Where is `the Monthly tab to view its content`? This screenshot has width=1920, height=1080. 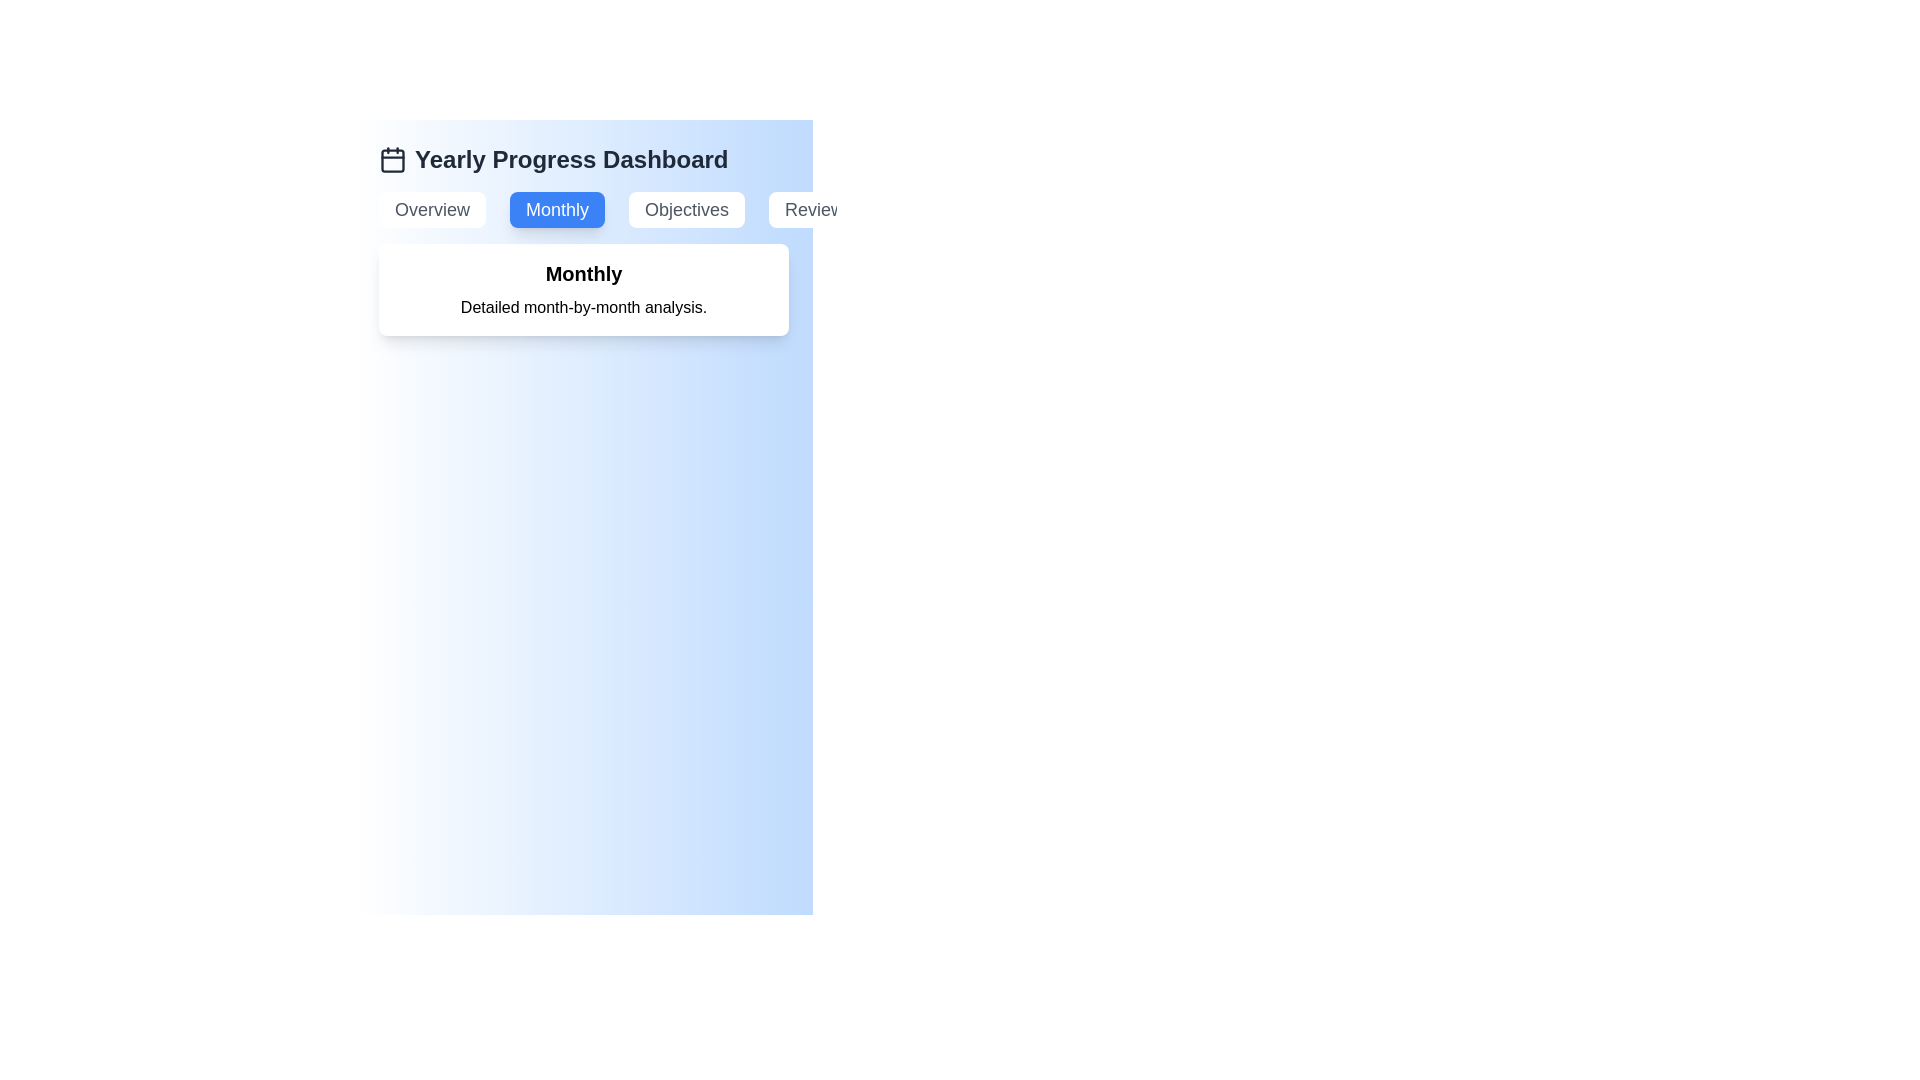
the Monthly tab to view its content is located at coordinates (556, 209).